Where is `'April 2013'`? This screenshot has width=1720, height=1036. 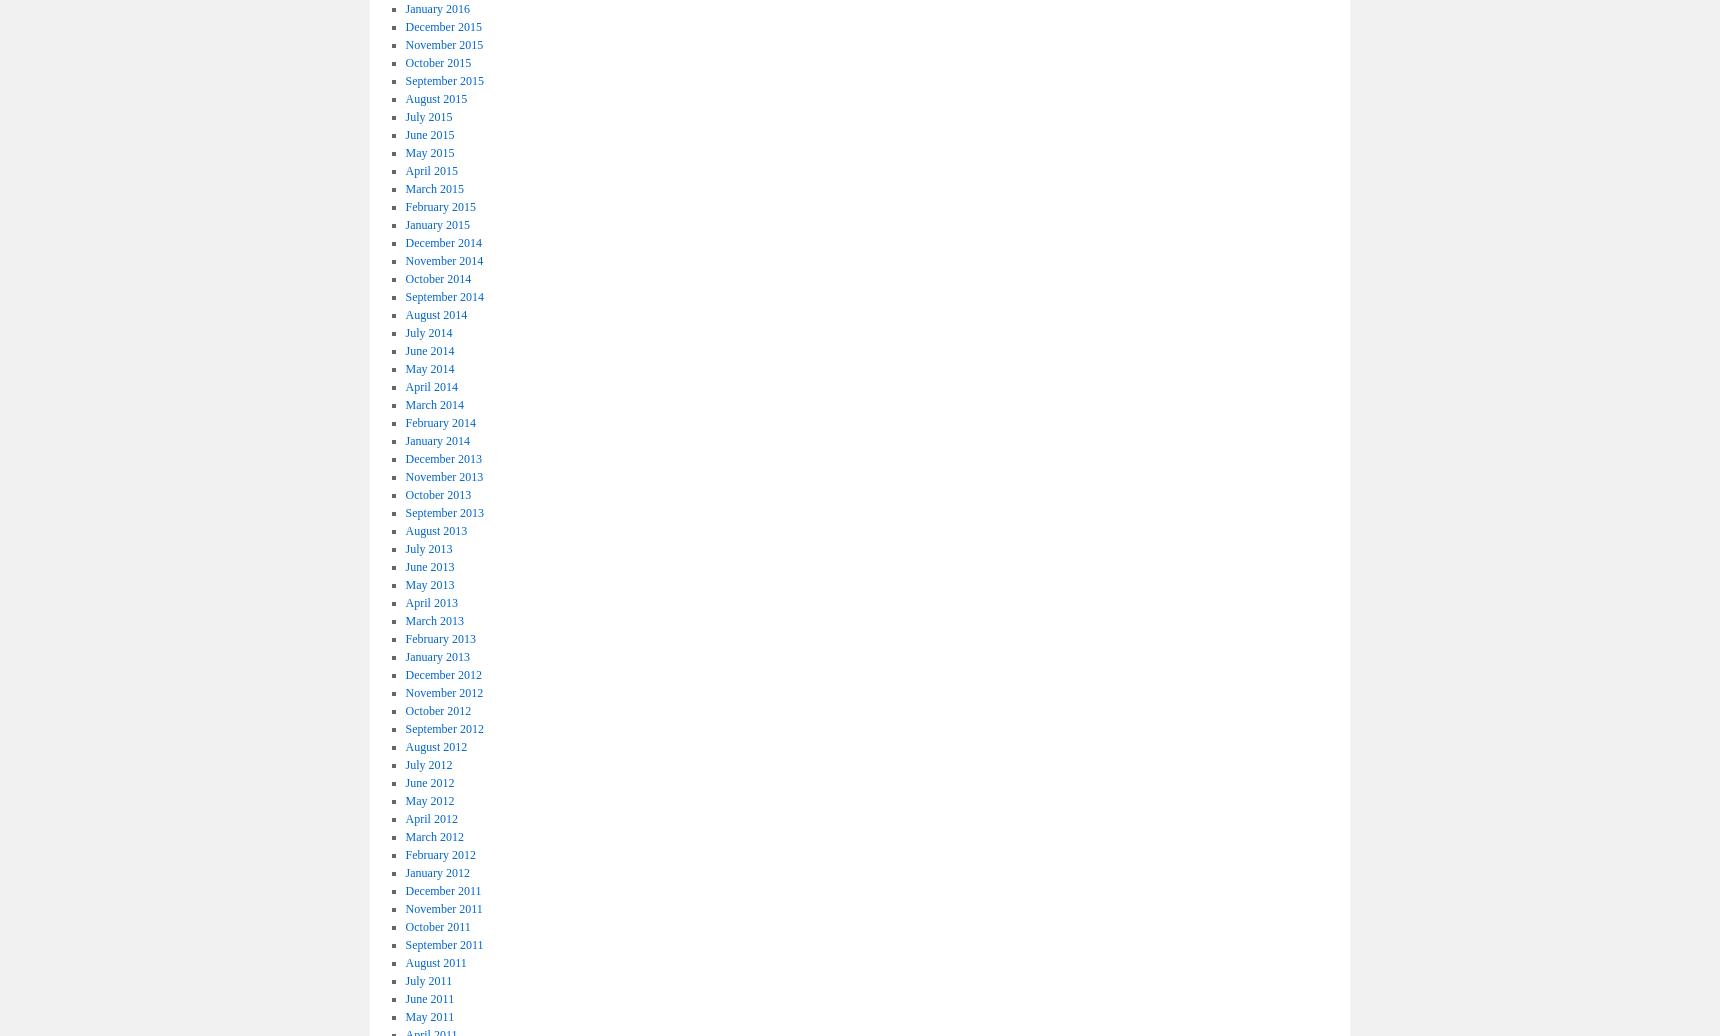 'April 2013' is located at coordinates (430, 602).